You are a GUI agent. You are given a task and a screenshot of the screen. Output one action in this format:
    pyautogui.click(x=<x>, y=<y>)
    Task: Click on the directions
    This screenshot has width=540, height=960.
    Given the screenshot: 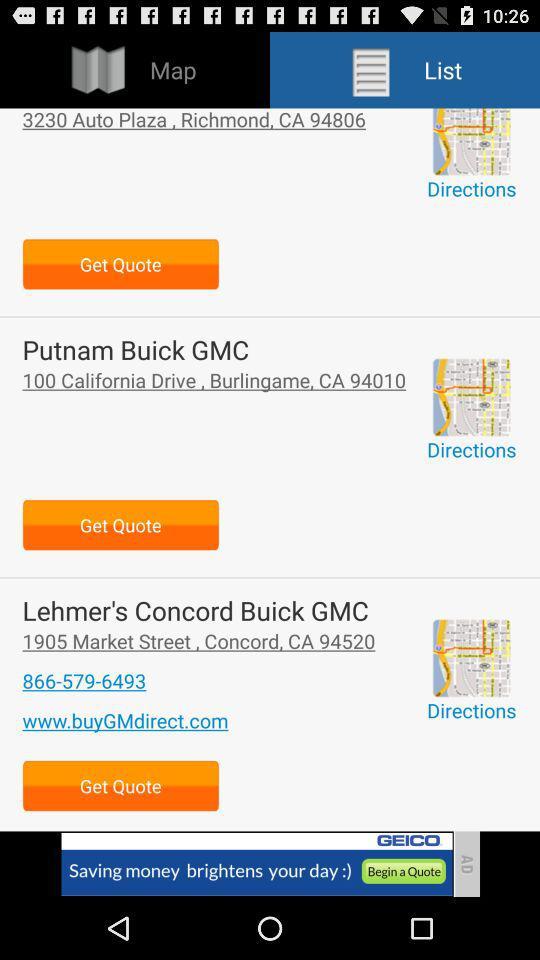 What is the action you would take?
    pyautogui.click(x=471, y=657)
    